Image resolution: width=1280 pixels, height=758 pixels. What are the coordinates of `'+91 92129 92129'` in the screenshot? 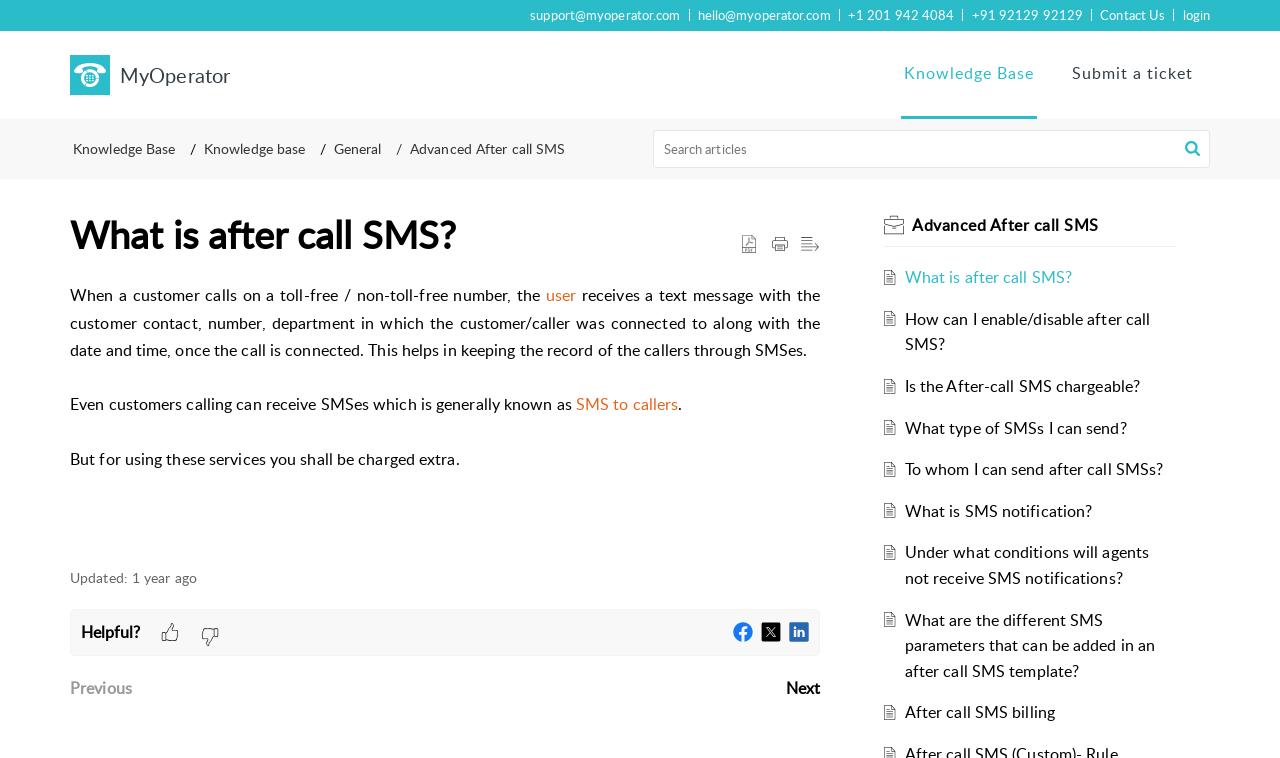 It's located at (1026, 14).